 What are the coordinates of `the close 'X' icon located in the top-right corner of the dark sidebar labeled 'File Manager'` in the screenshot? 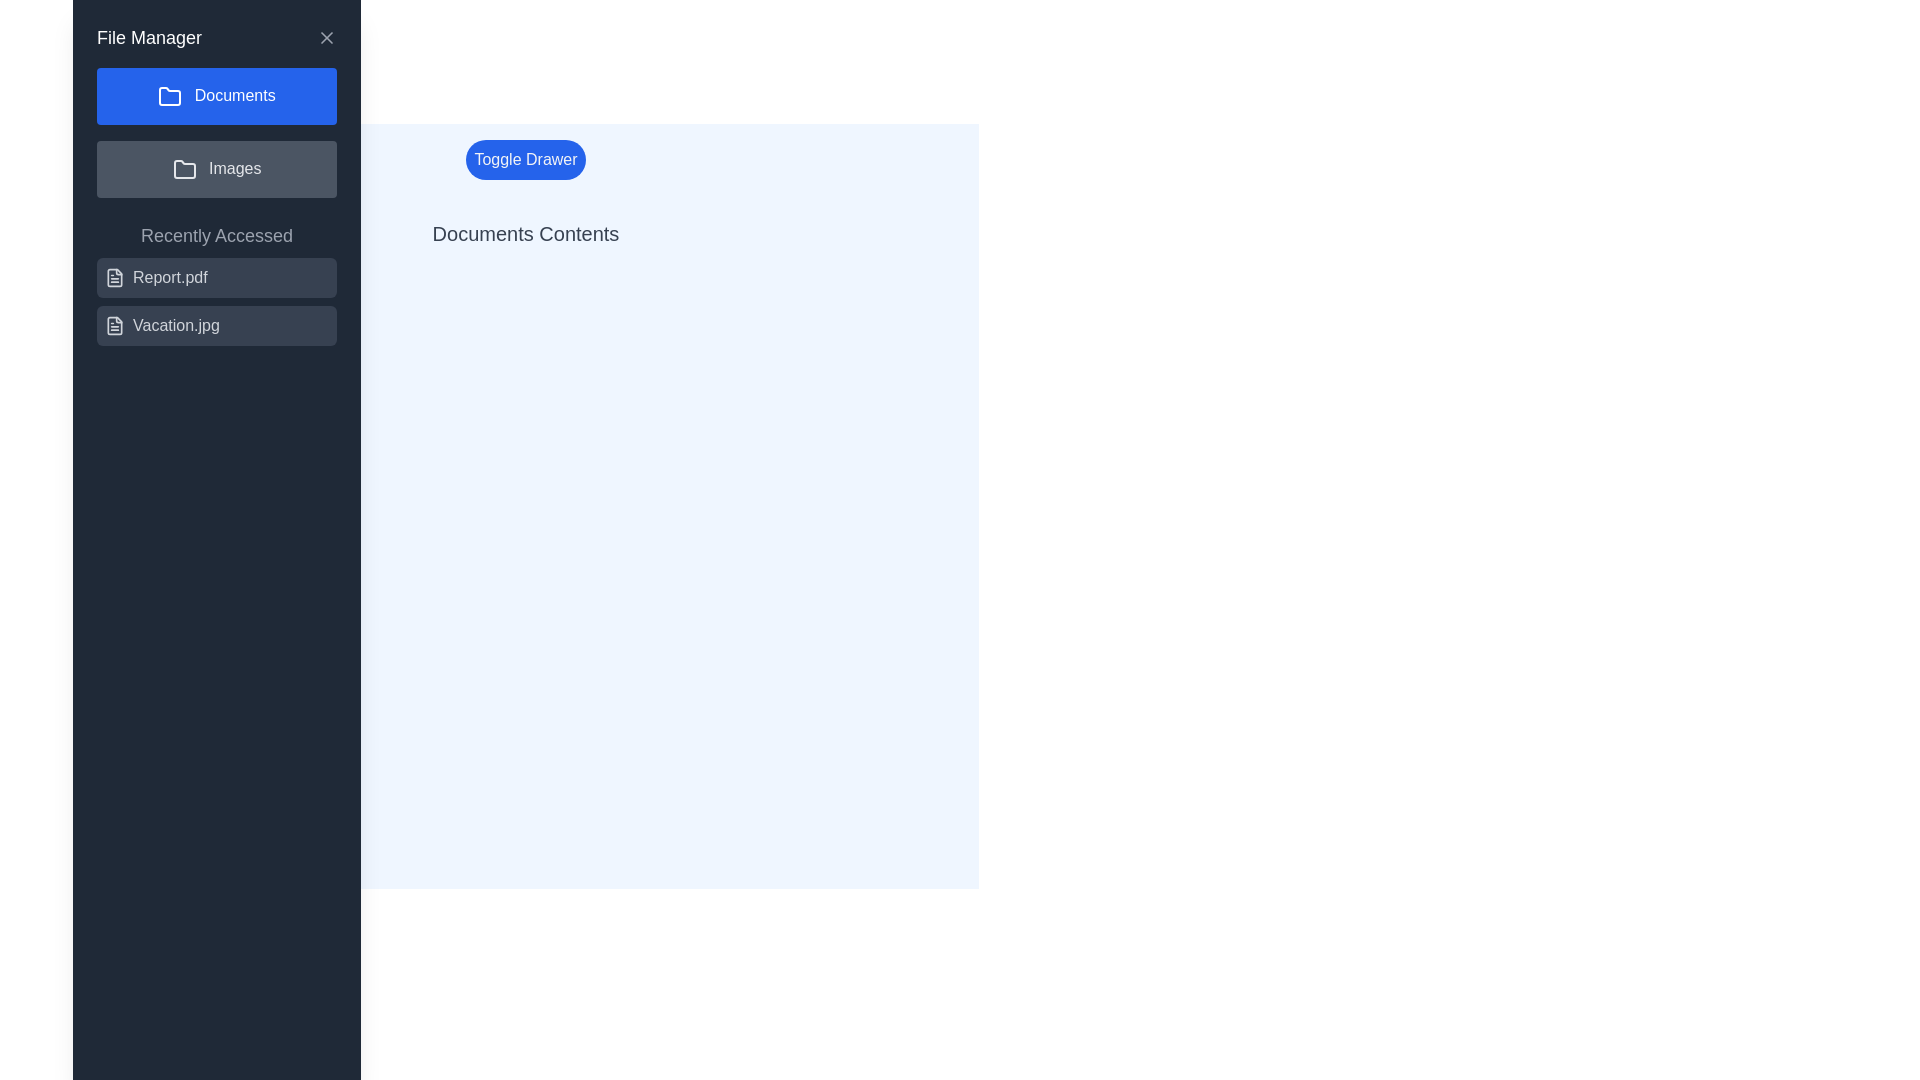 It's located at (326, 38).